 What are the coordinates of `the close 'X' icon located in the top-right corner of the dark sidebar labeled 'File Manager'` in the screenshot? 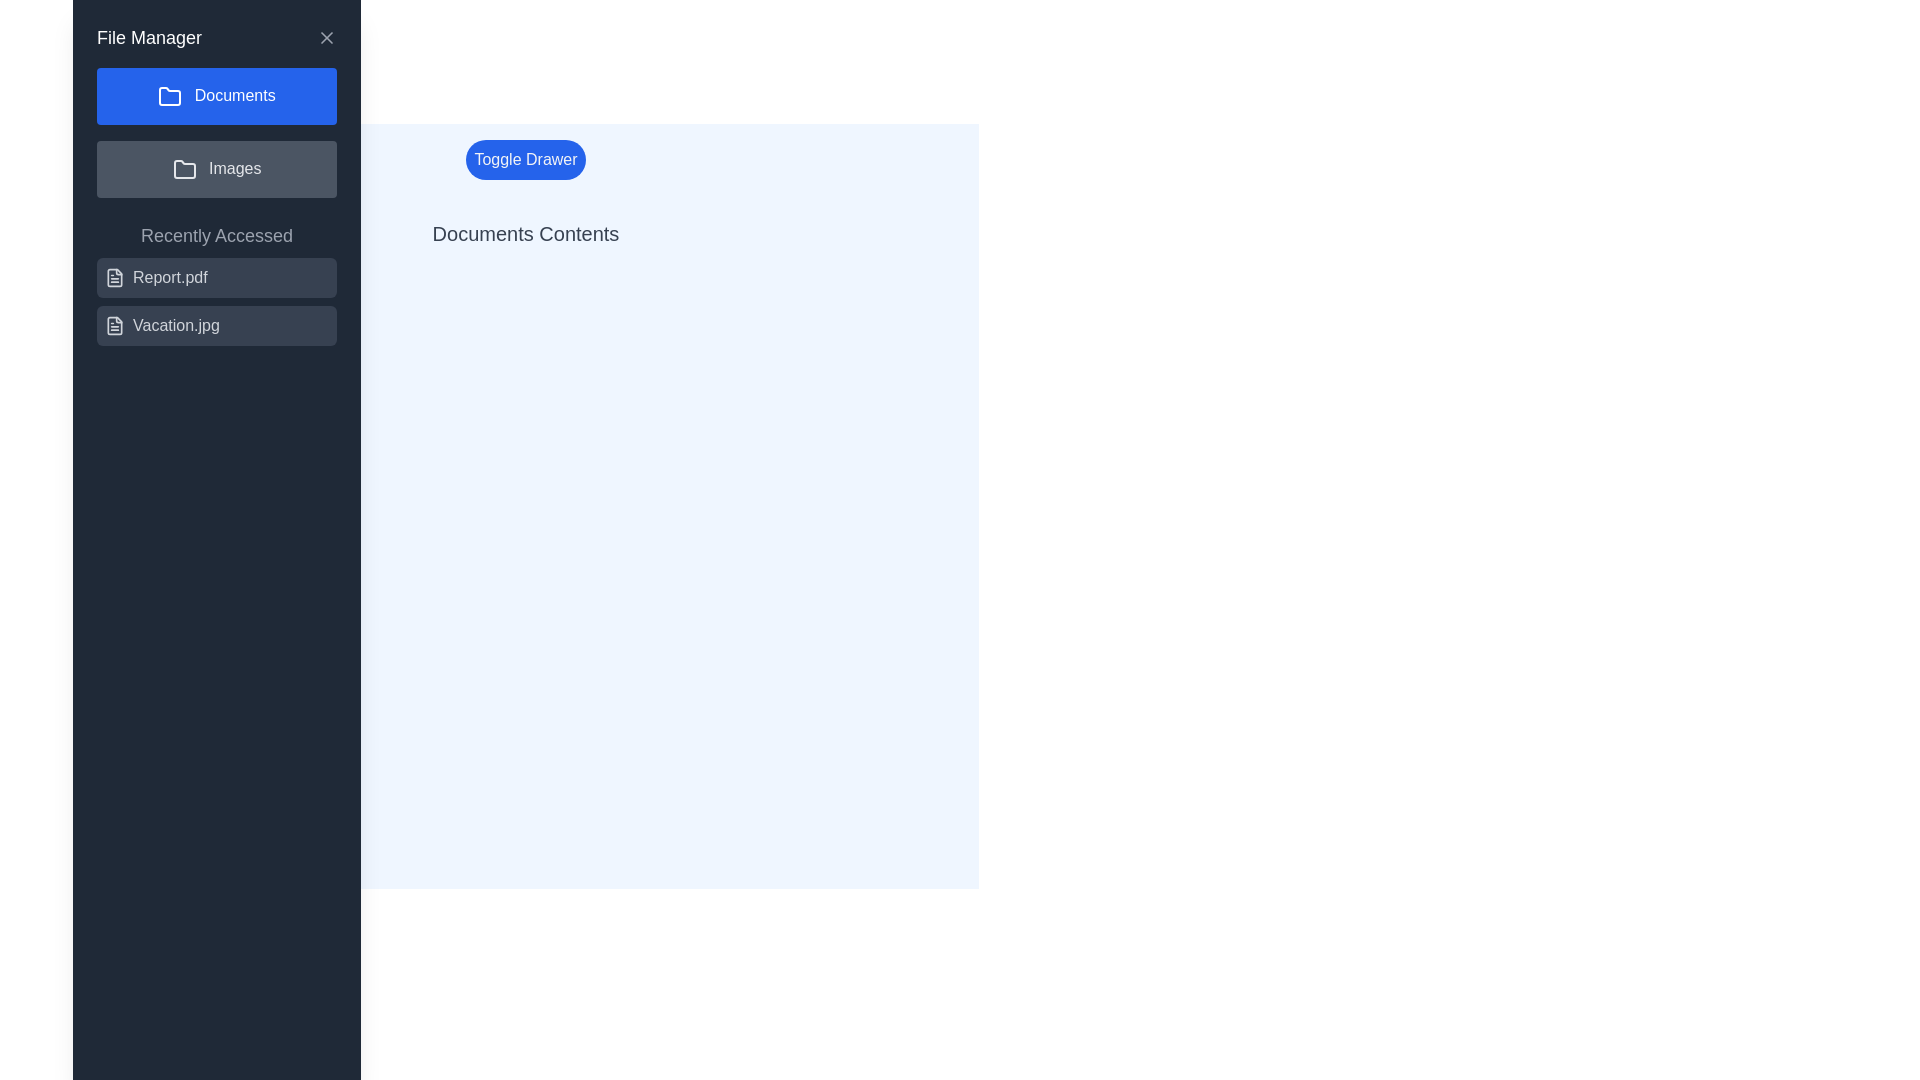 It's located at (326, 38).